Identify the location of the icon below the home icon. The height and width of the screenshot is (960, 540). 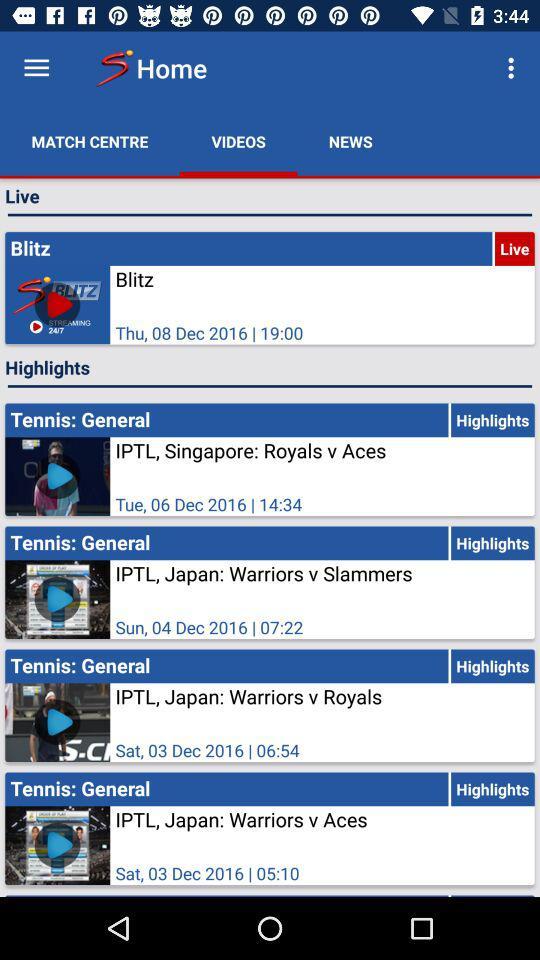
(238, 140).